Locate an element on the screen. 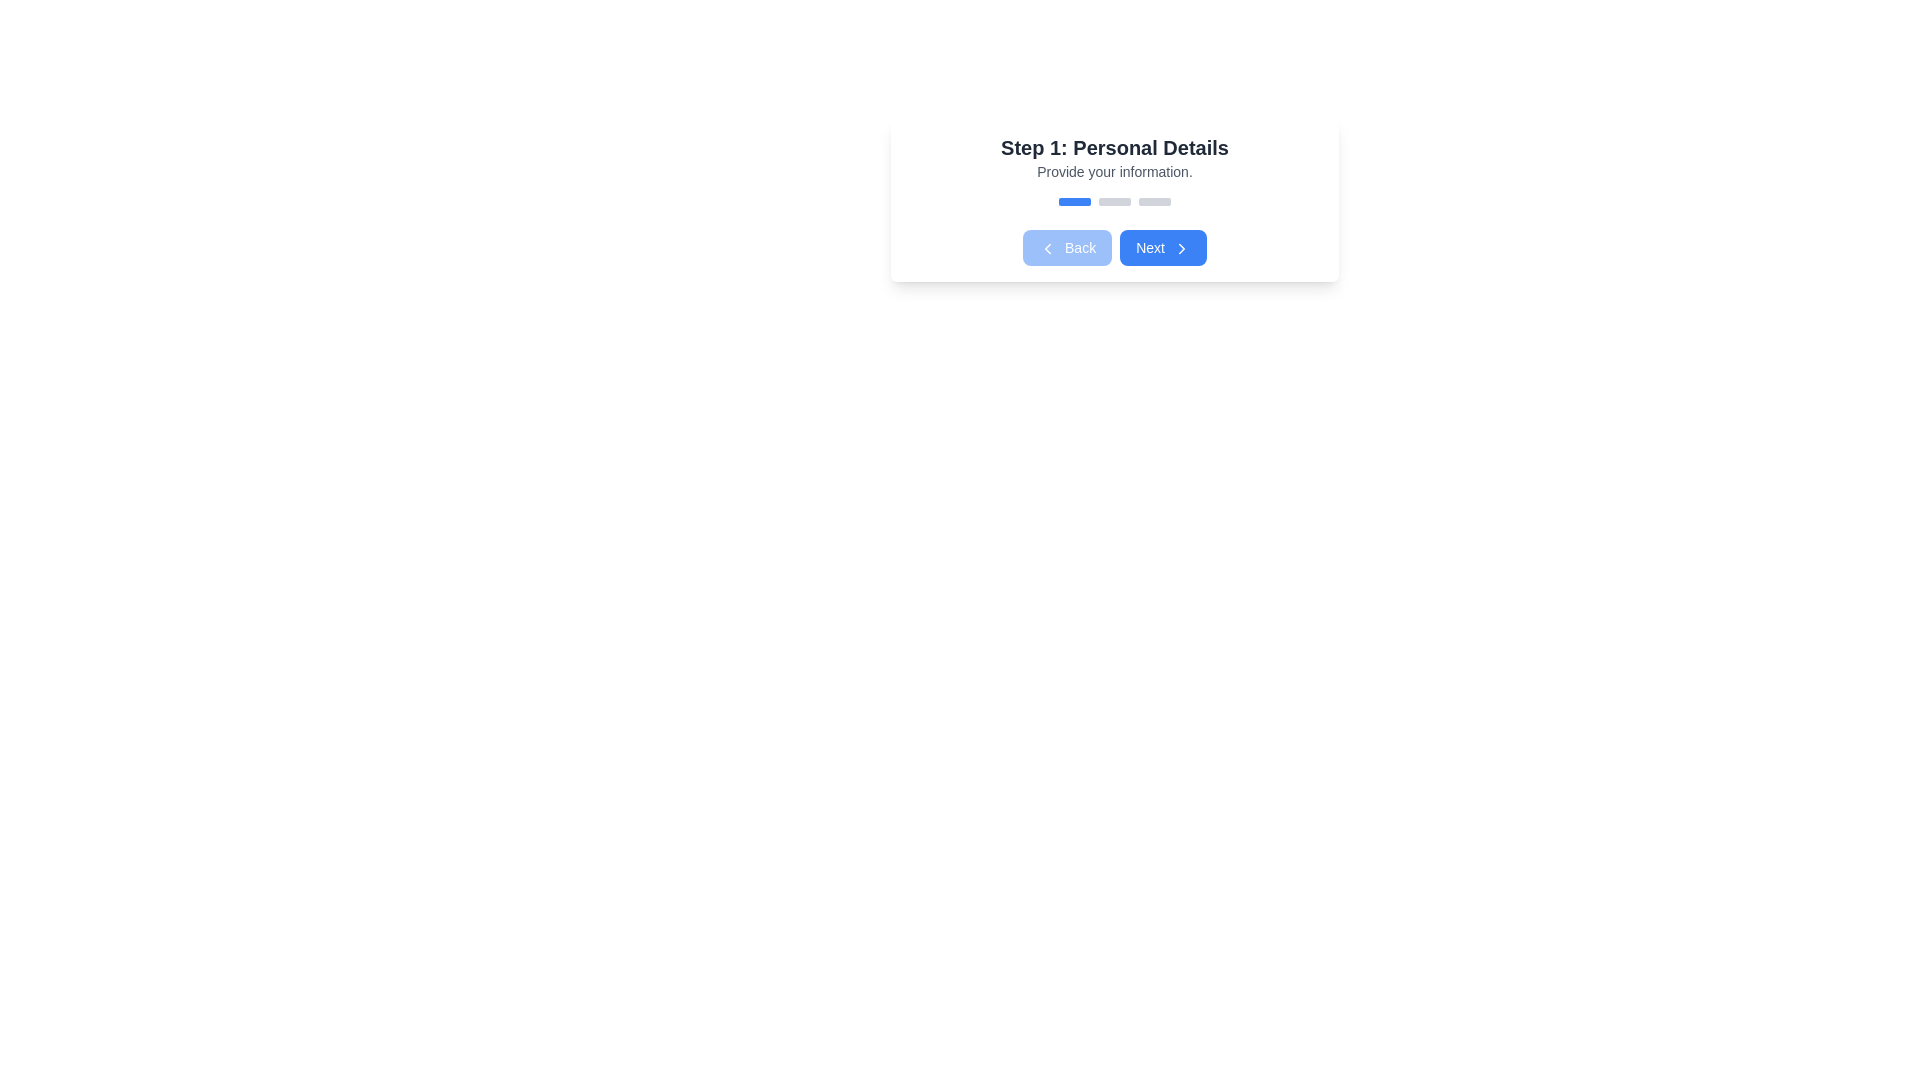 Image resolution: width=1920 pixels, height=1080 pixels. the 'Next' button, which is a rectangular button with rounded corners and a blue background, containing the text 'Next' in white and an arrow icon, located to the right of the 'Back' button is located at coordinates (1163, 247).